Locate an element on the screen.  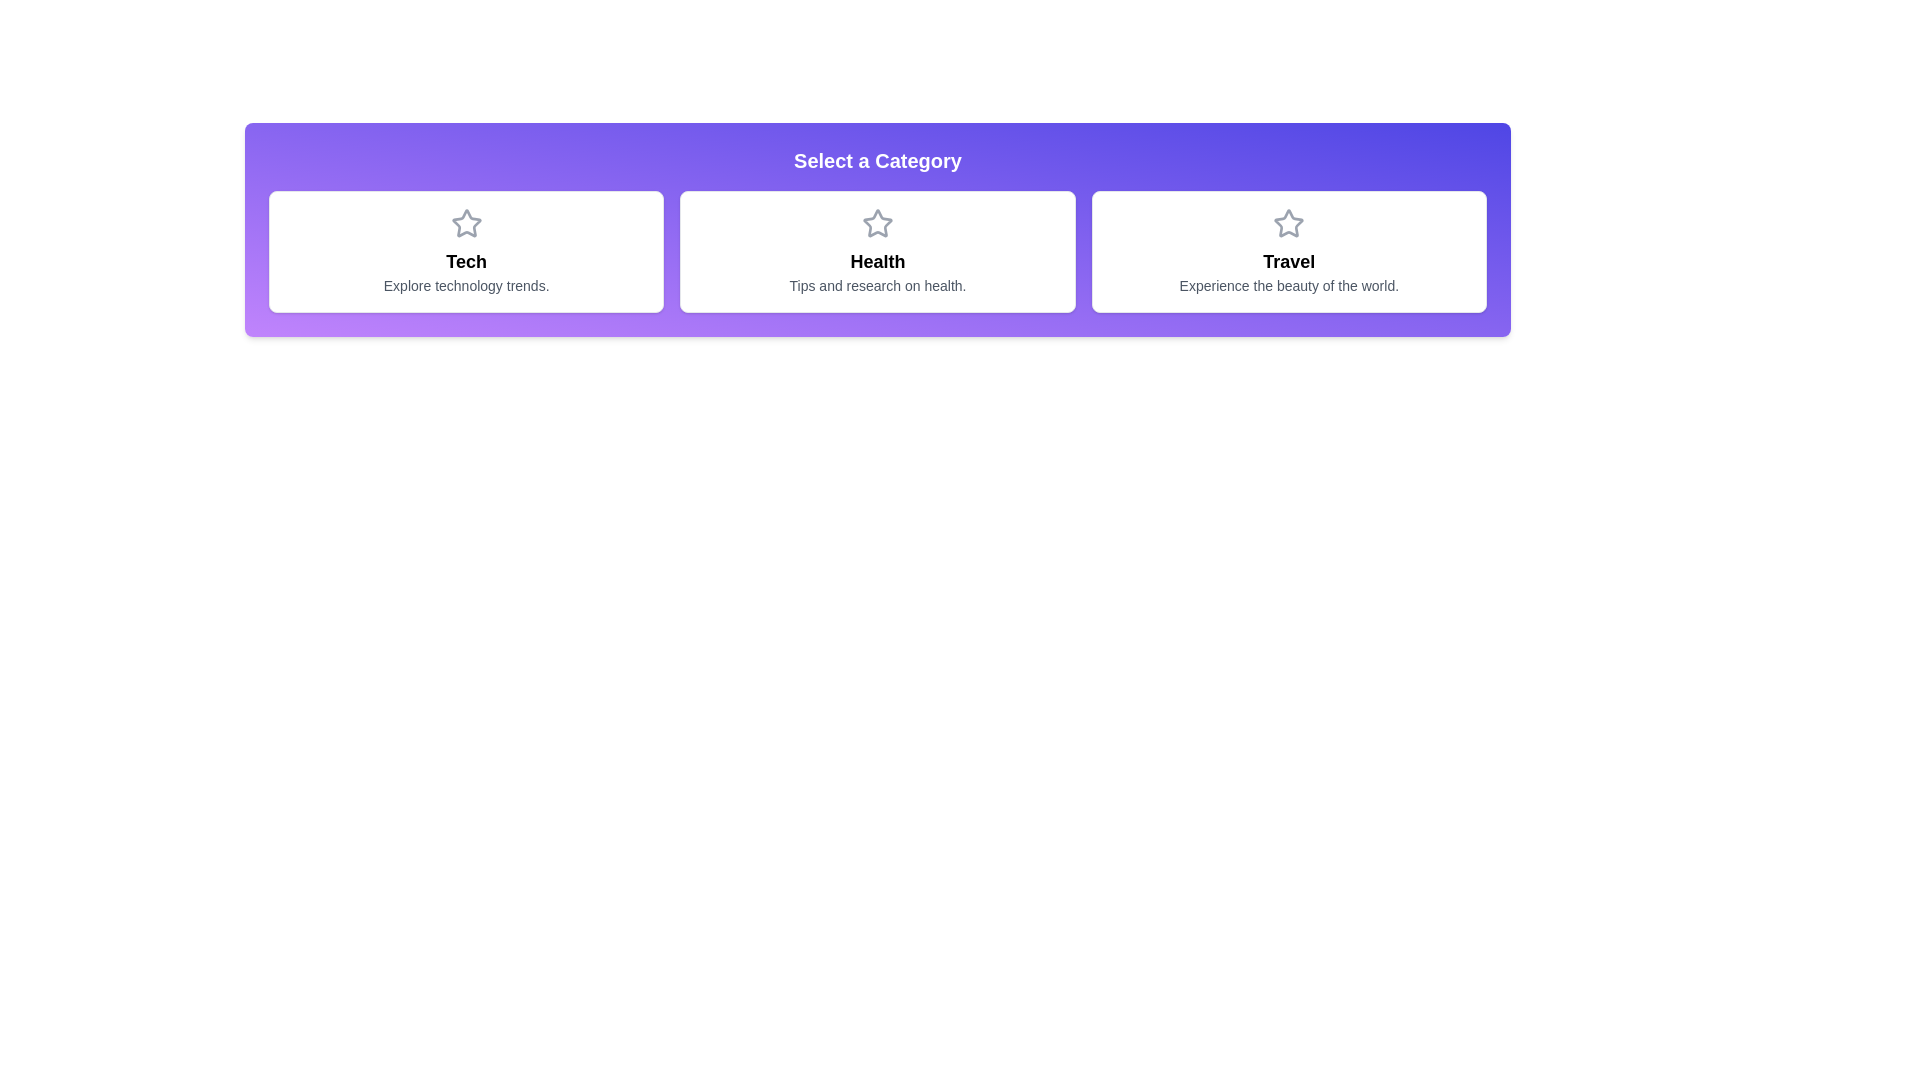
the second card in the triplet lineup under the heading 'Select a Category' is located at coordinates (878, 250).